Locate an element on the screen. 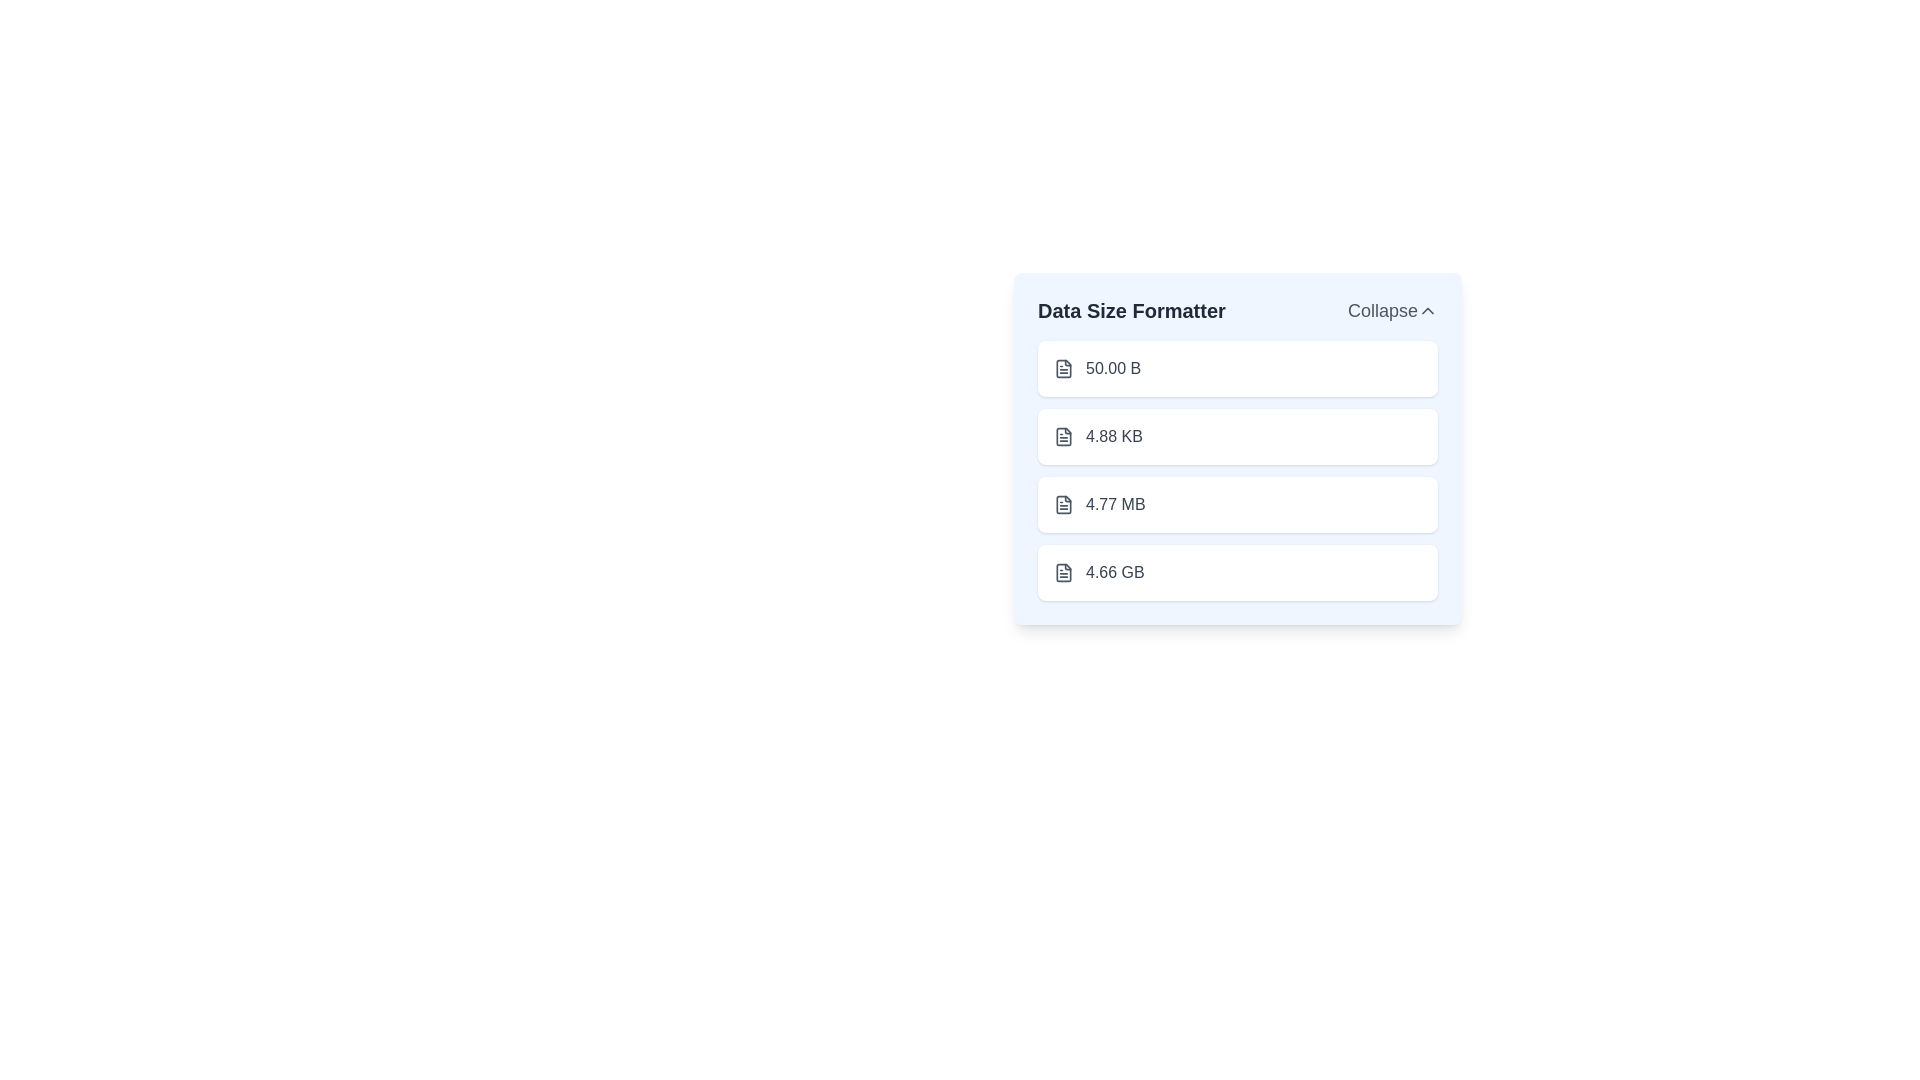 The height and width of the screenshot is (1080, 1920). the styled file or document icon, which has a rectangular shape with a distinct corner fold, located to the left of the first text entry in the table is located at coordinates (1063, 435).